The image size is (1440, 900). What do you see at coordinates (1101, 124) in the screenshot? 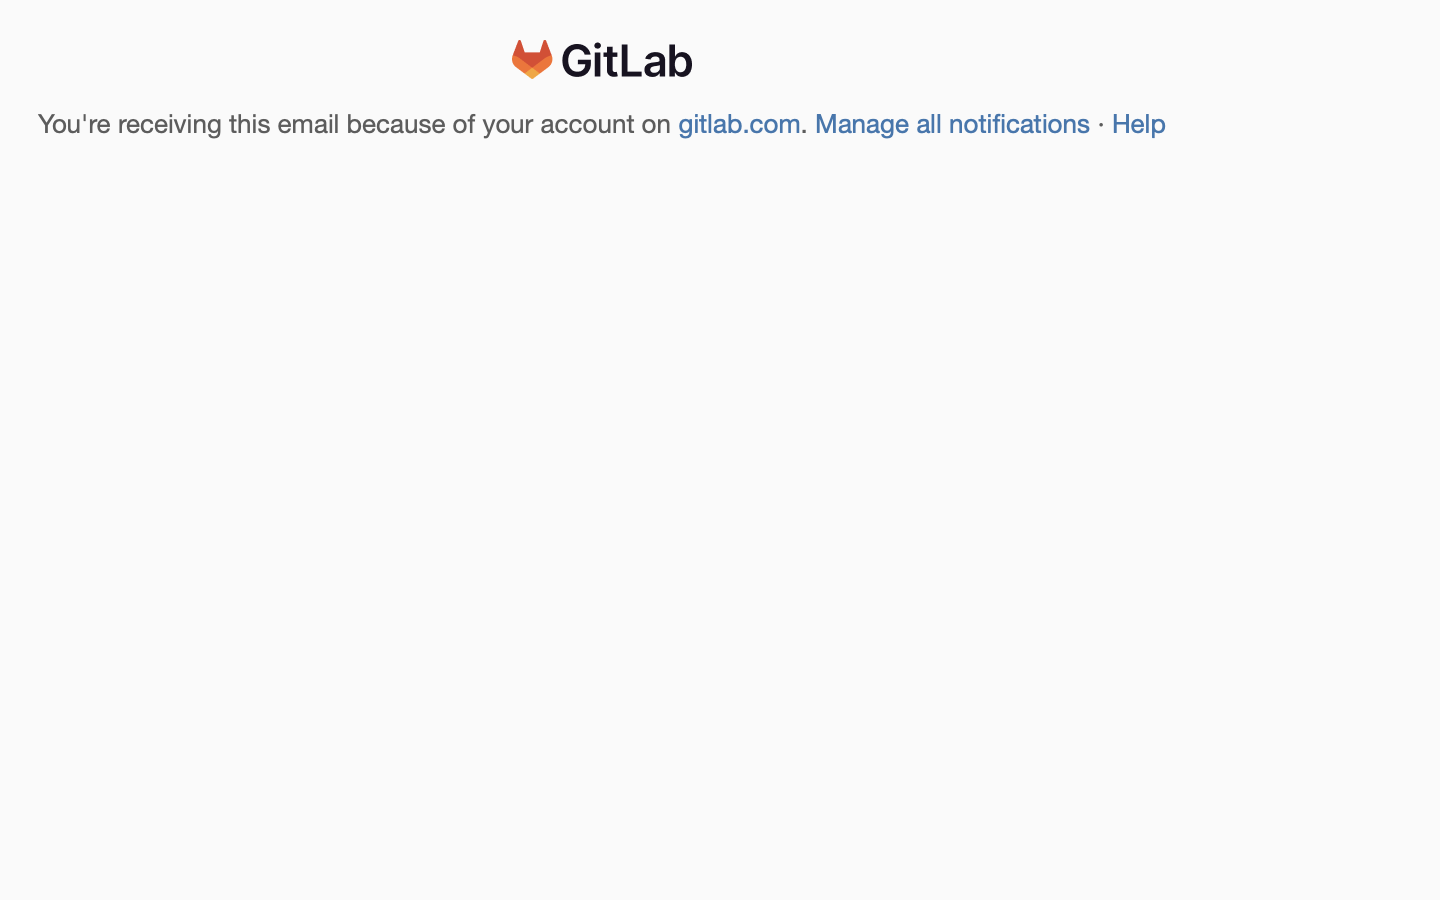
I see `'·'` at bounding box center [1101, 124].